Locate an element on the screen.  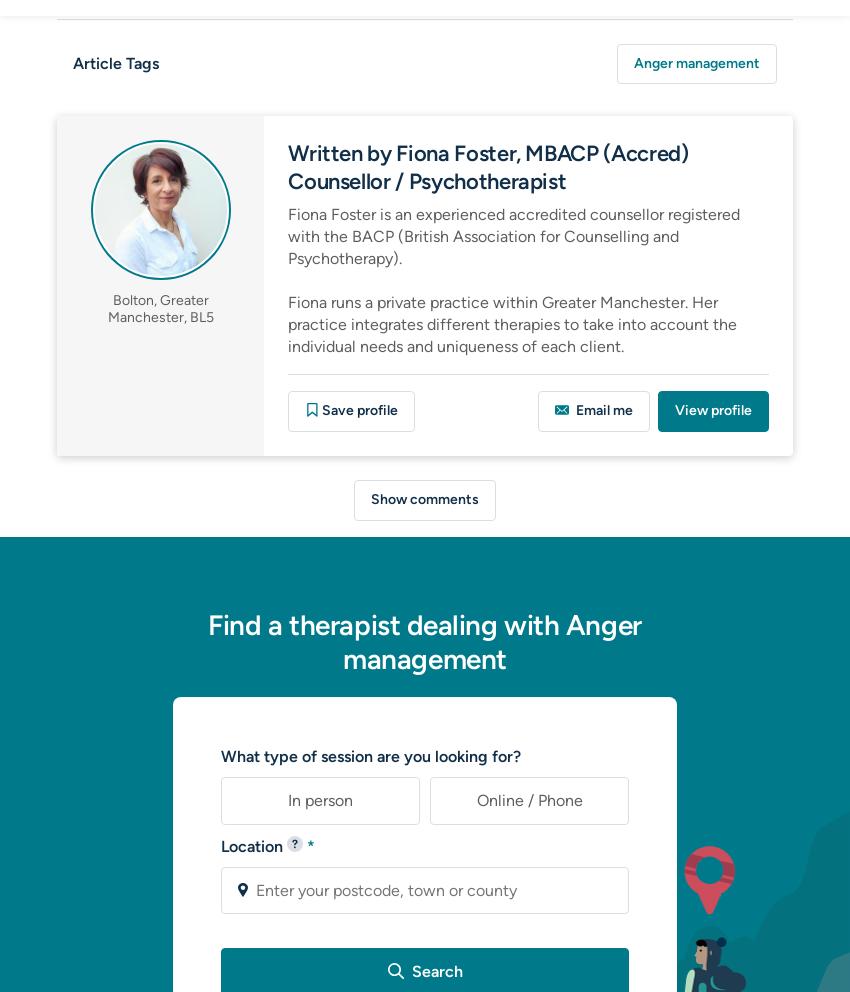
'View profile' is located at coordinates (712, 410).